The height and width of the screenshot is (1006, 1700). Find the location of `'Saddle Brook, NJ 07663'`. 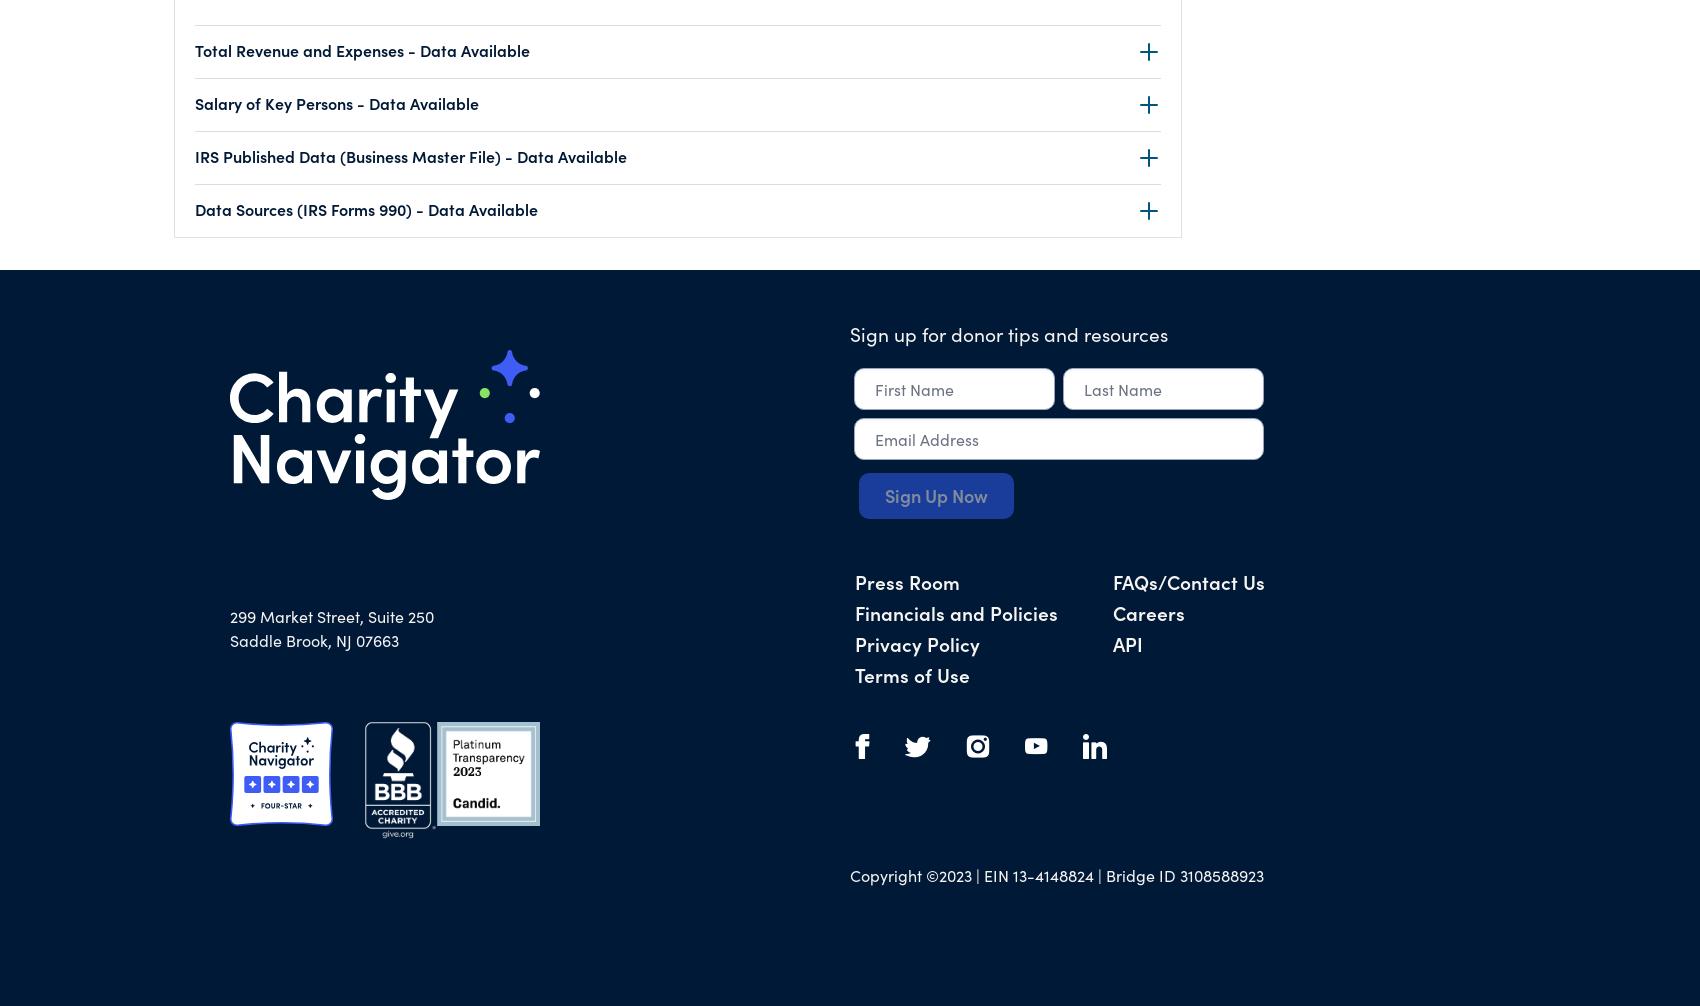

'Saddle Brook, NJ 07663' is located at coordinates (314, 640).